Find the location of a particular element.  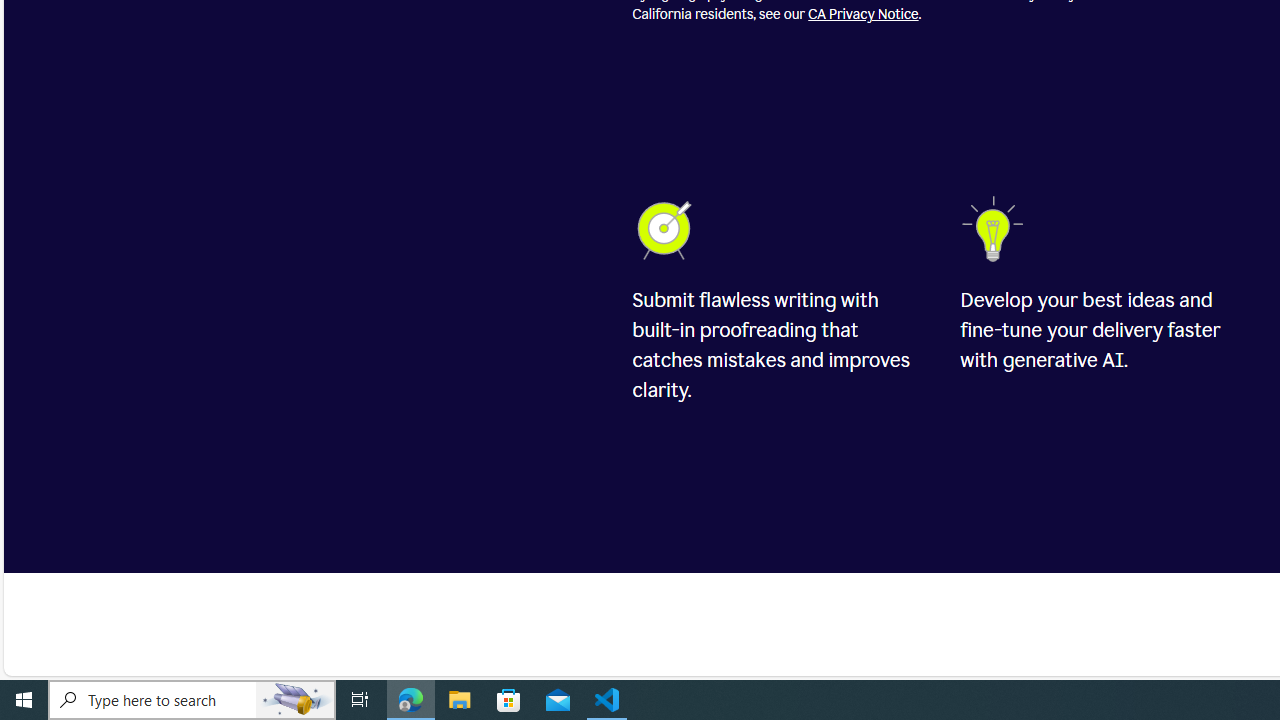

'CA Privacy Notice' is located at coordinates (863, 14).